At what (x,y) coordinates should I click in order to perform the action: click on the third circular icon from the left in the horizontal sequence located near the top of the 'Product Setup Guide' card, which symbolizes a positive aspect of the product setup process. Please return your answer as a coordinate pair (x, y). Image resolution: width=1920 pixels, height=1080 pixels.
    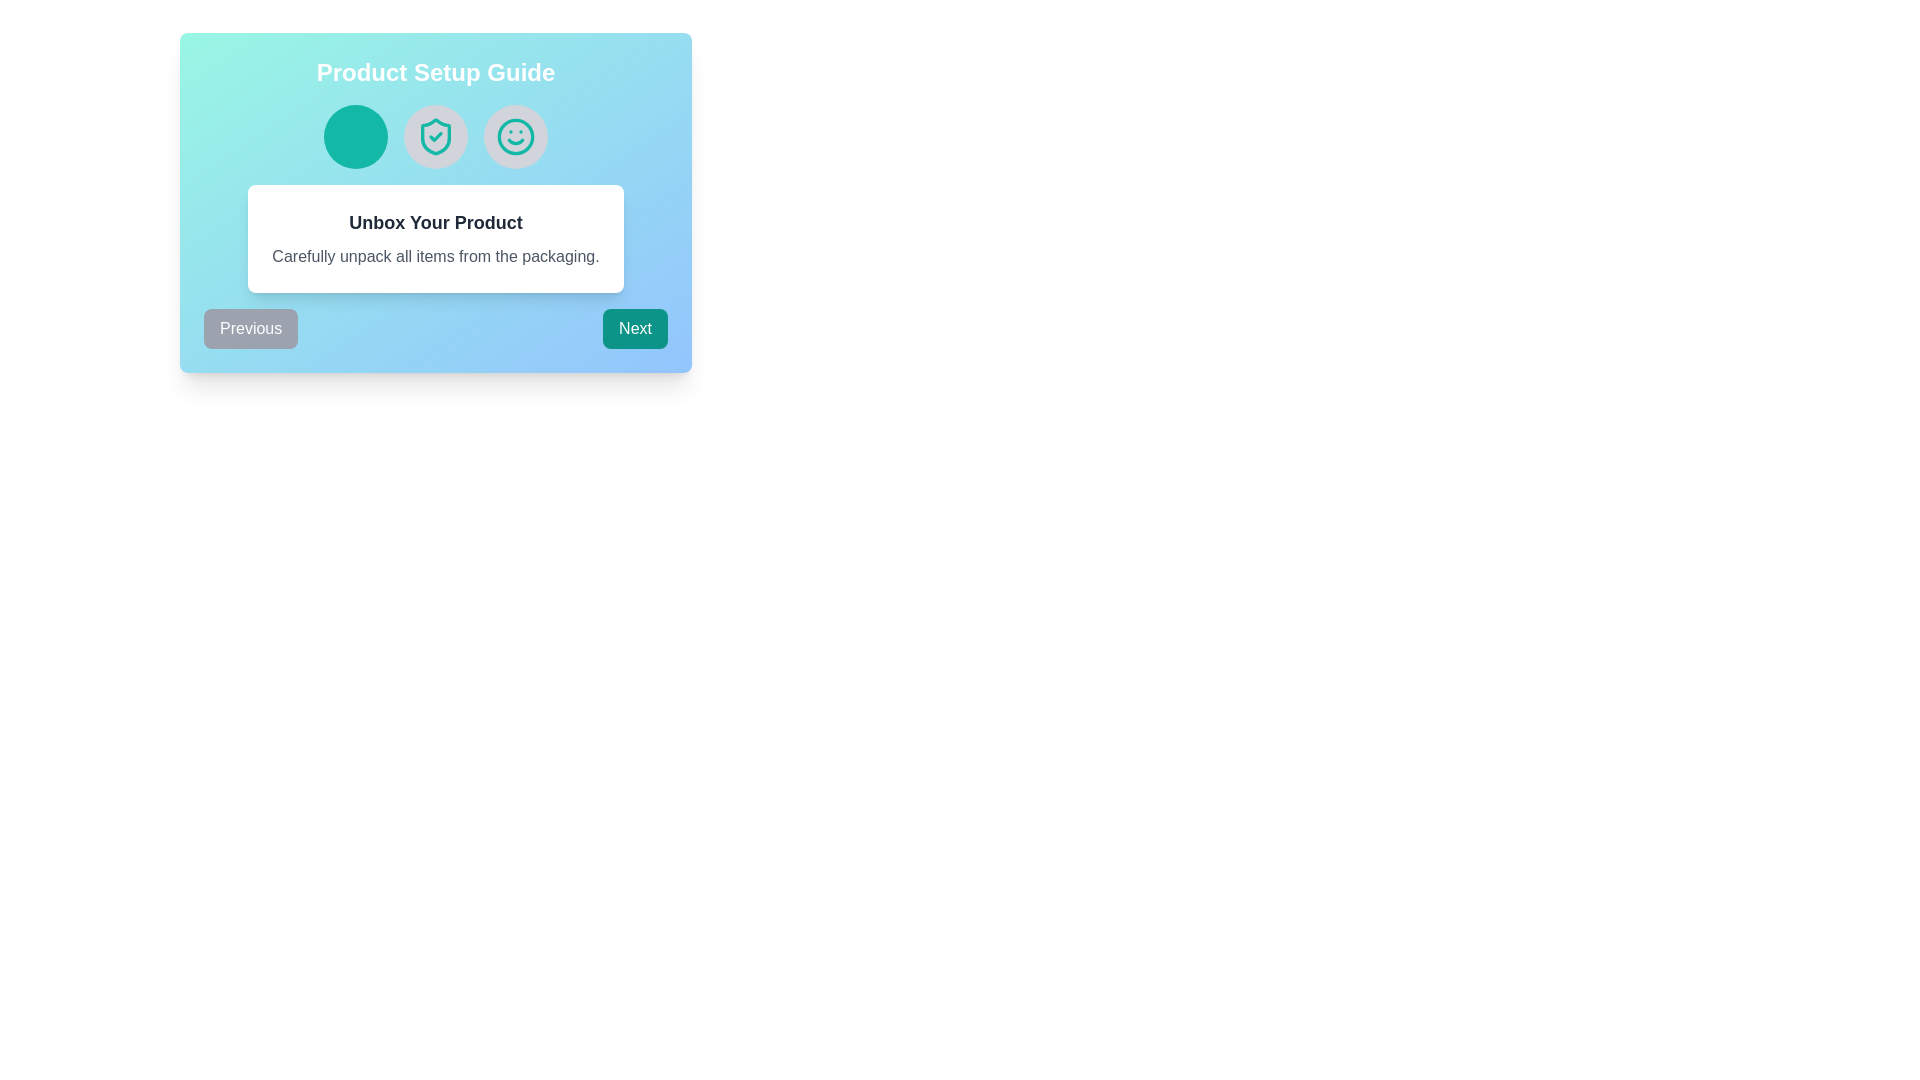
    Looking at the image, I should click on (515, 136).